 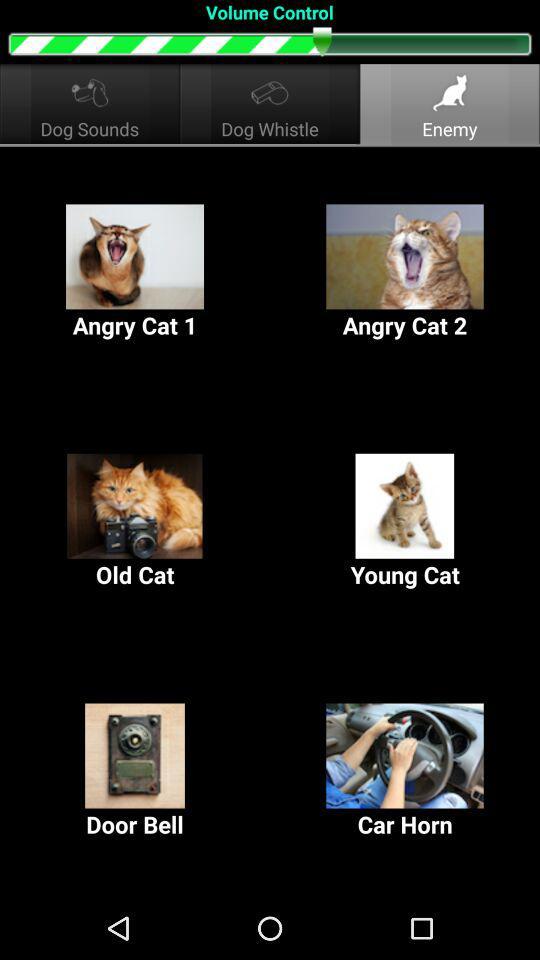 I want to click on the car horn button, so click(x=405, y=770).